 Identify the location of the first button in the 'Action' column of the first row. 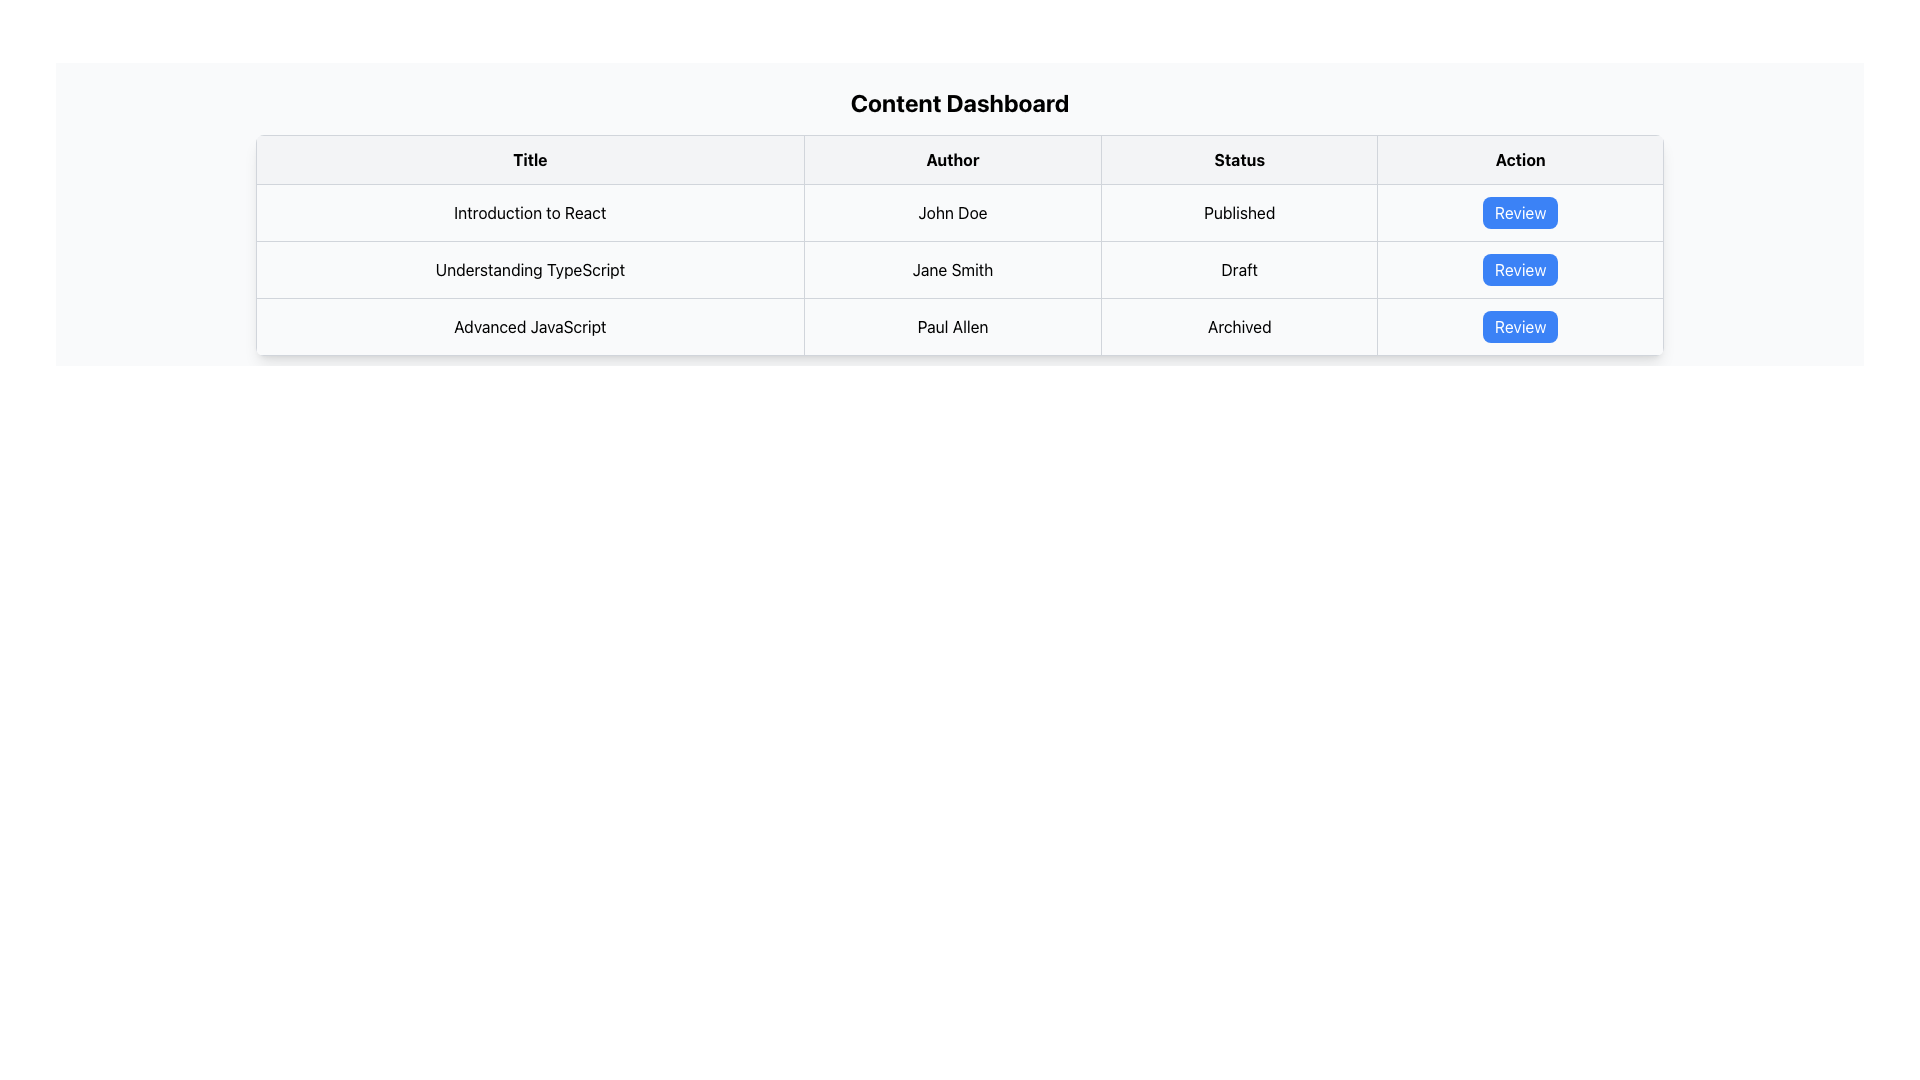
(1520, 212).